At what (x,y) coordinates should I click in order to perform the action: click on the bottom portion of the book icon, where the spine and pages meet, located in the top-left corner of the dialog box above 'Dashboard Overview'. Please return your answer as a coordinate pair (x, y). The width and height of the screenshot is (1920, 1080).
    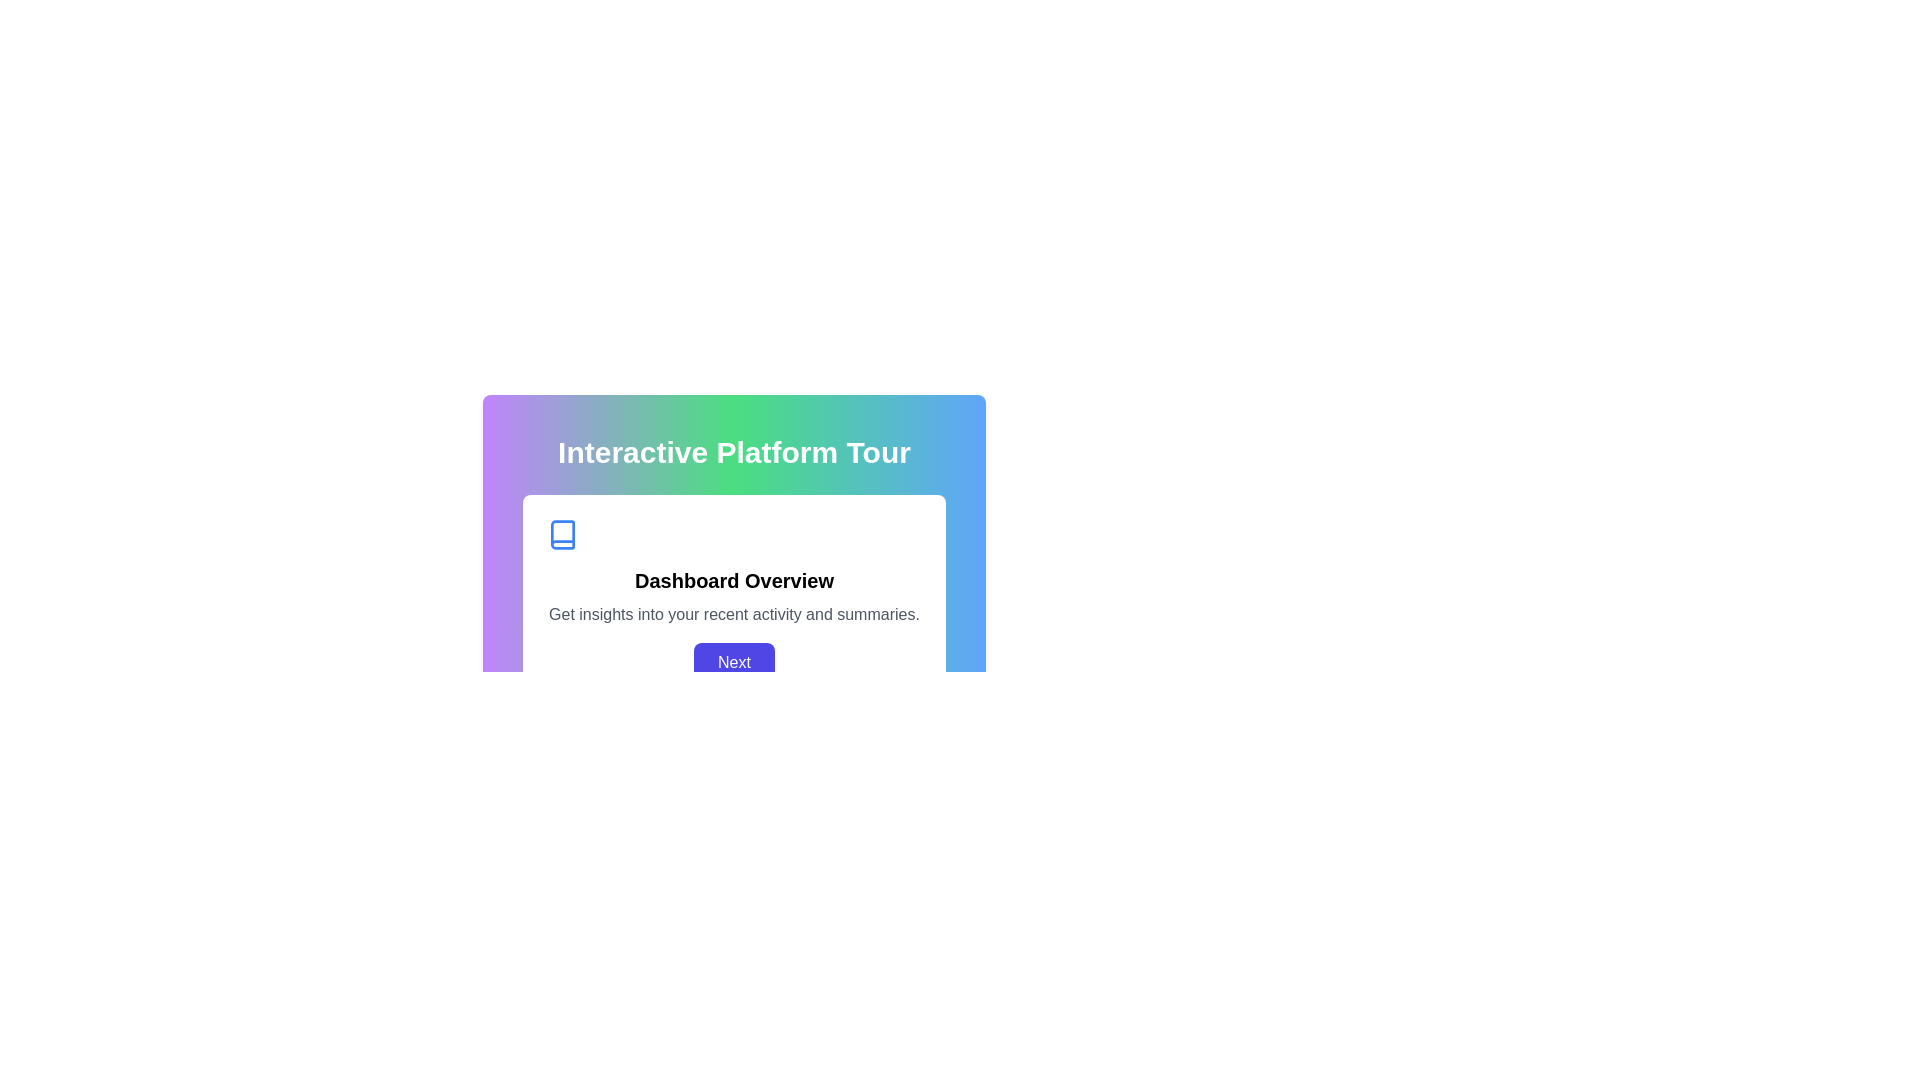
    Looking at the image, I should click on (561, 534).